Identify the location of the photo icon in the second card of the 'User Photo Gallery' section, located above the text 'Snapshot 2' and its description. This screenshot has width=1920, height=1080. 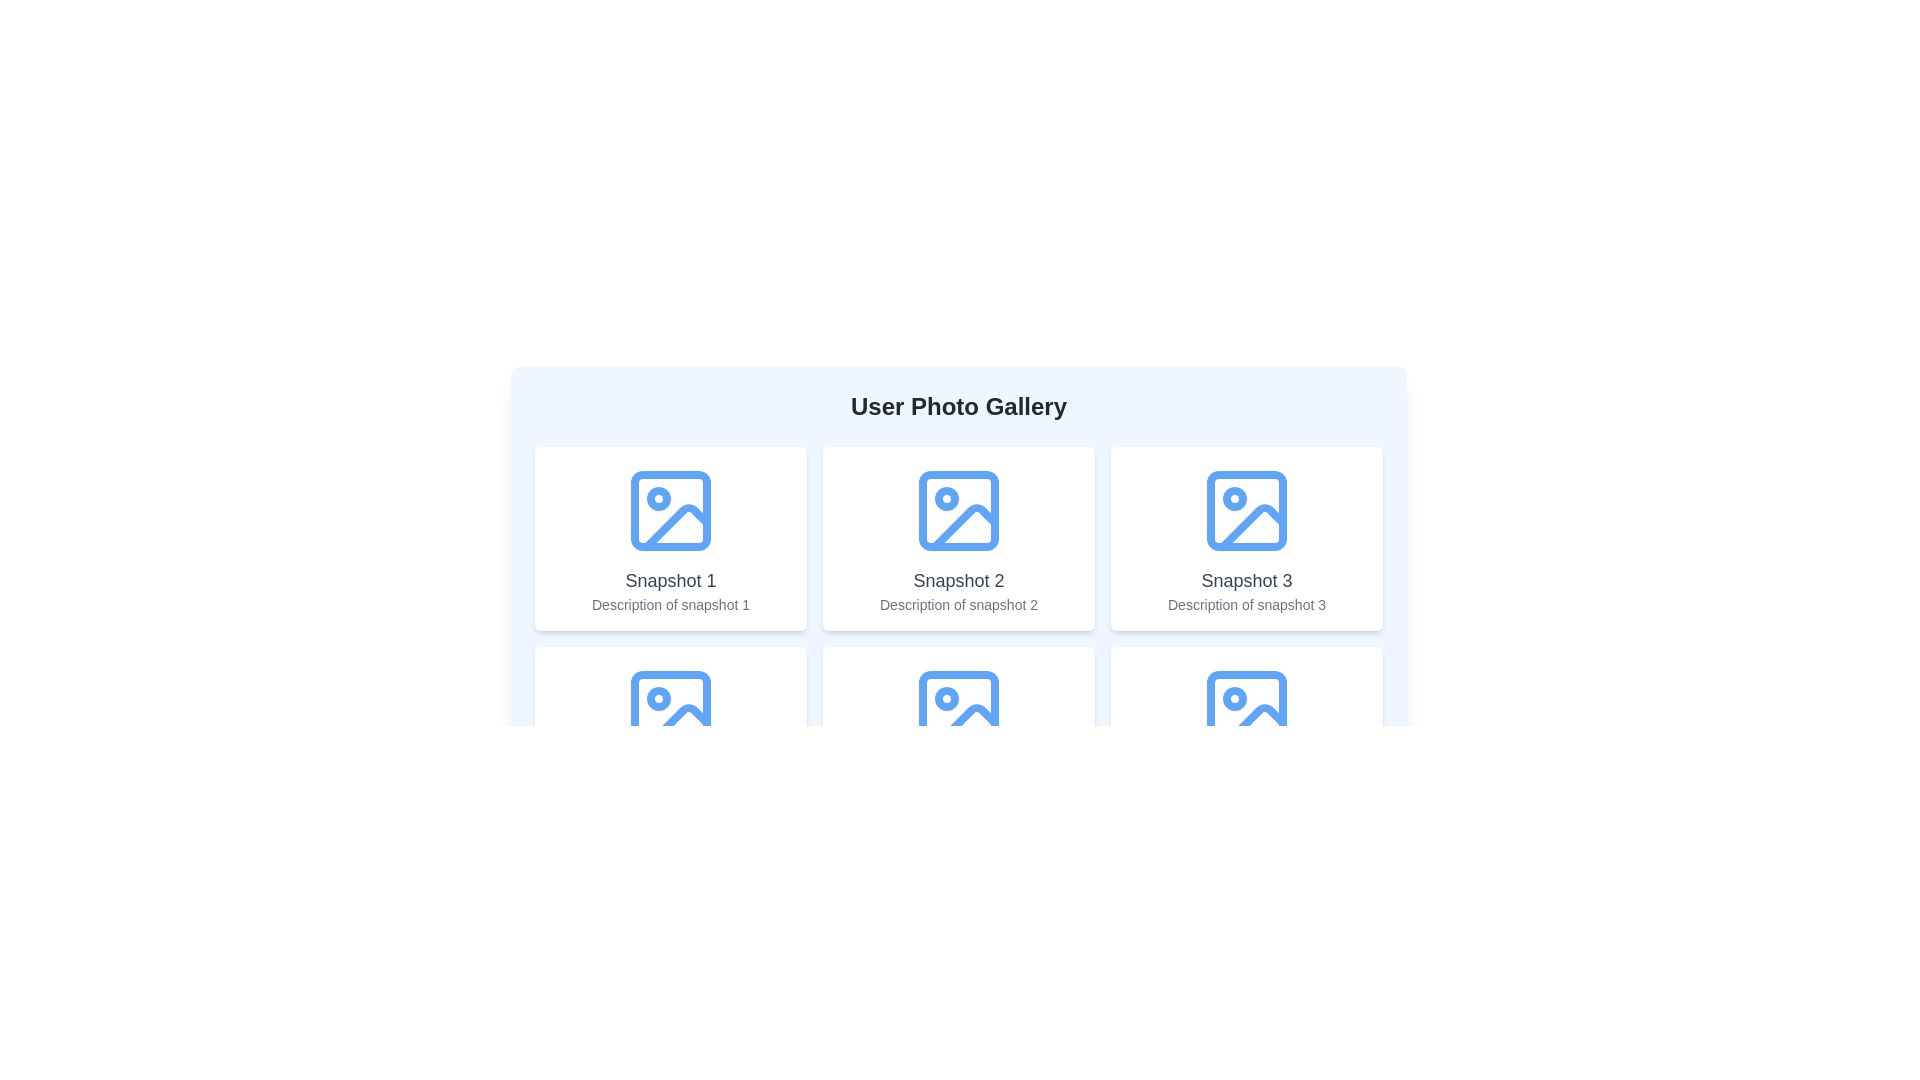
(958, 509).